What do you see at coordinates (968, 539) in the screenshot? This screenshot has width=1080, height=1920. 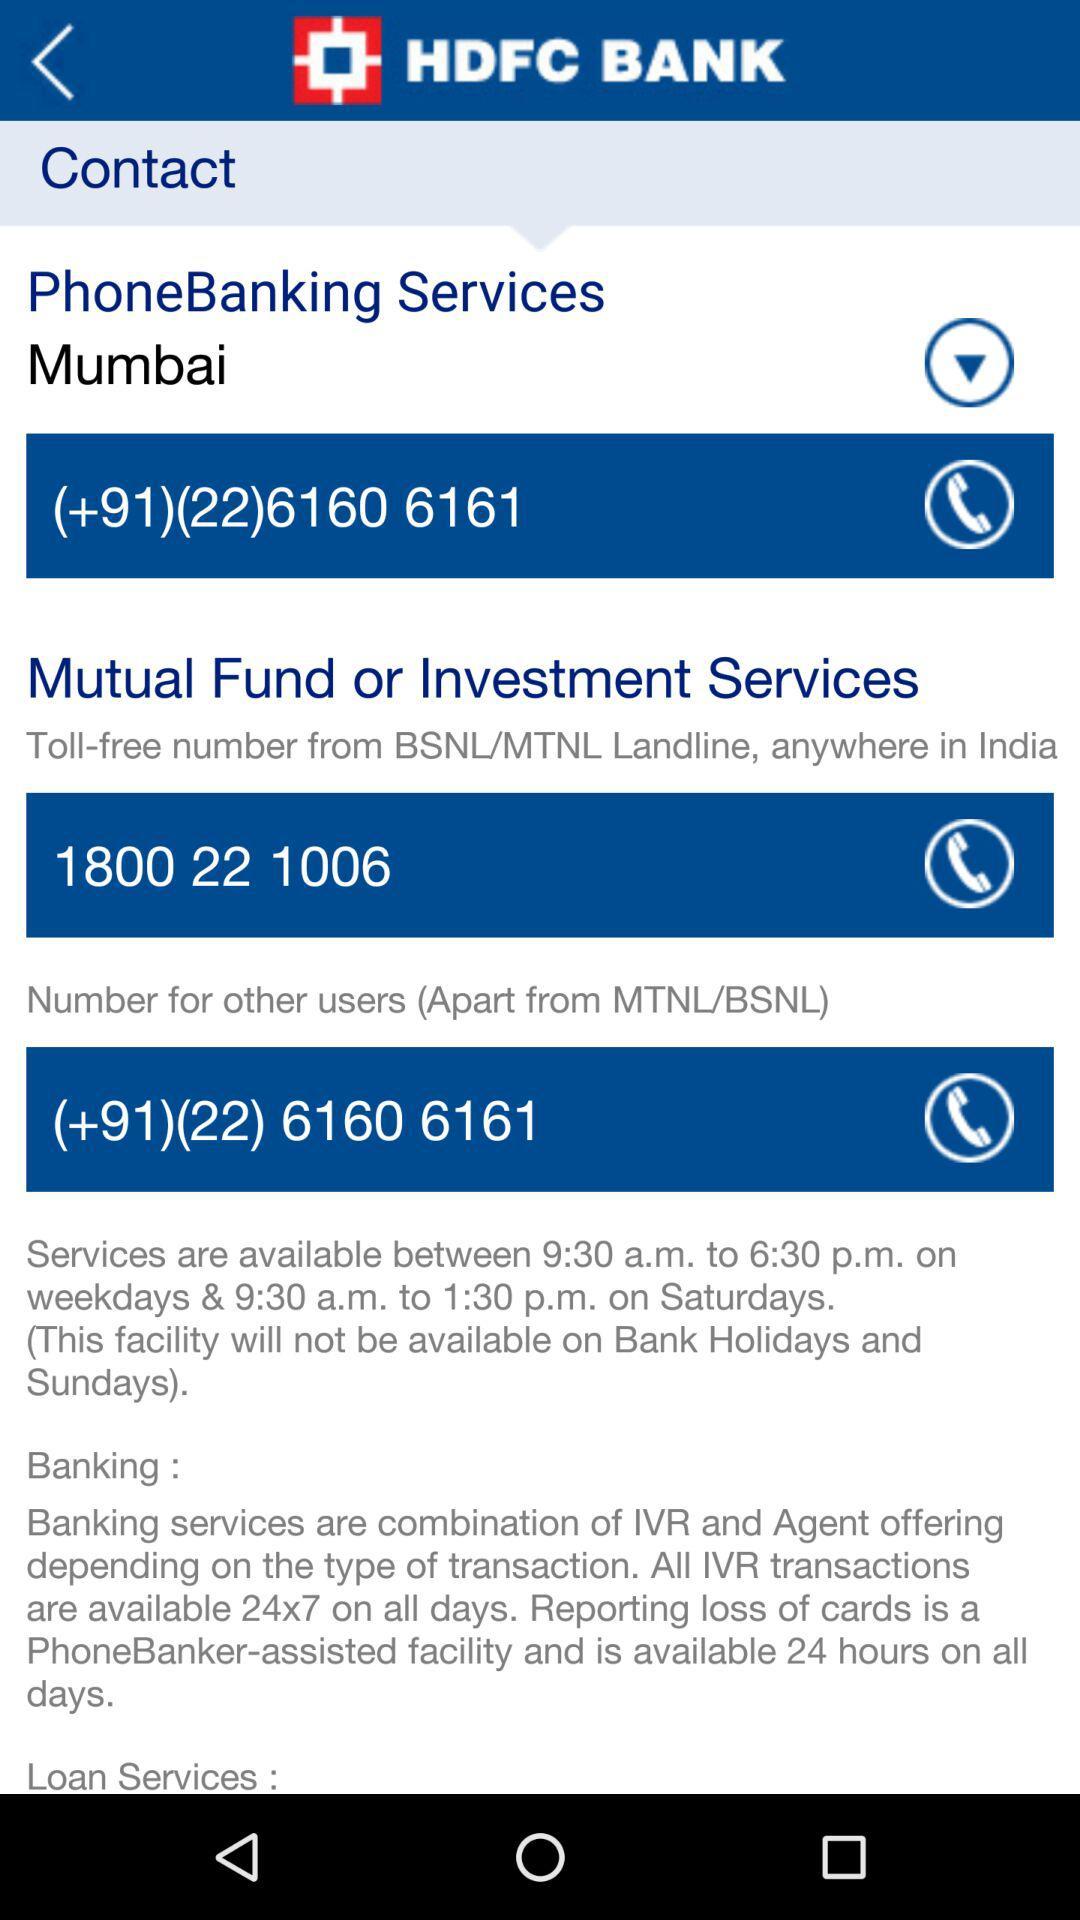 I see `the call icon` at bounding box center [968, 539].